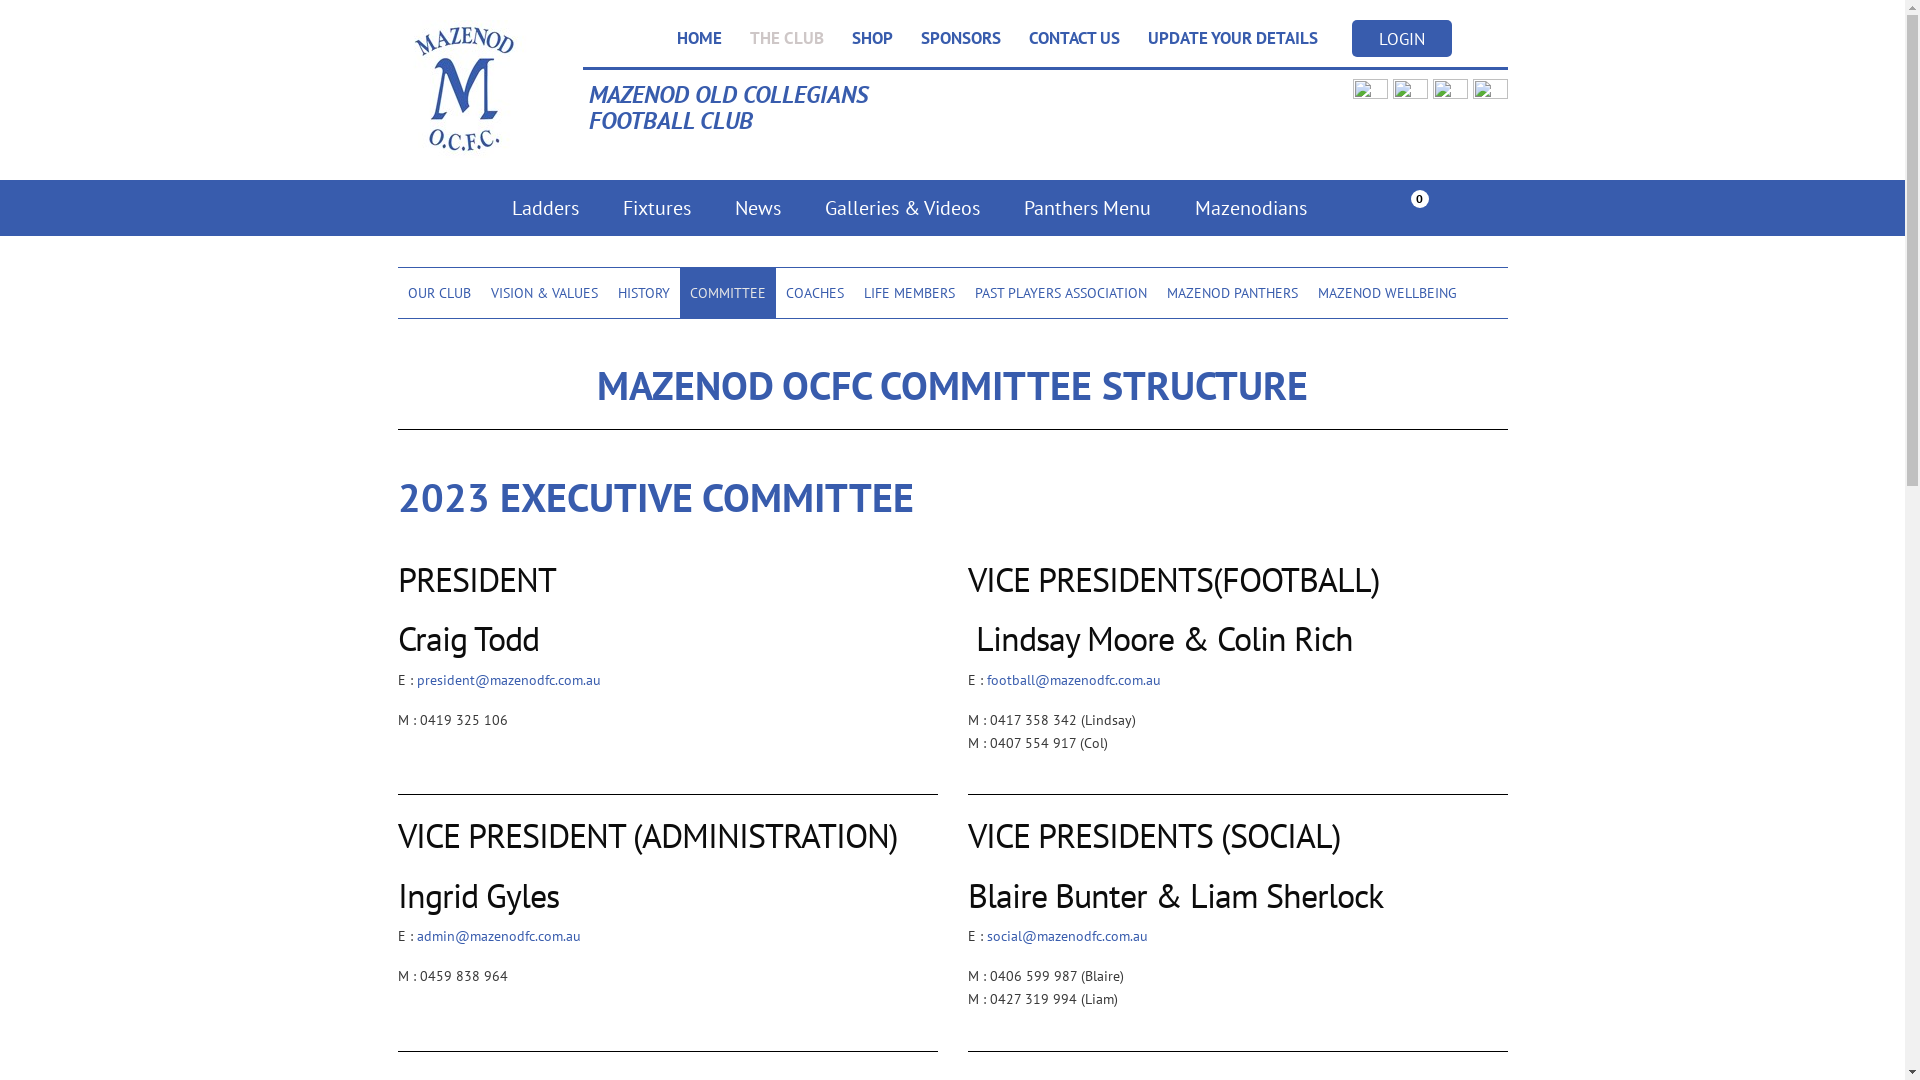  What do you see at coordinates (1230, 293) in the screenshot?
I see `'MAZENOD PANTHERS'` at bounding box center [1230, 293].